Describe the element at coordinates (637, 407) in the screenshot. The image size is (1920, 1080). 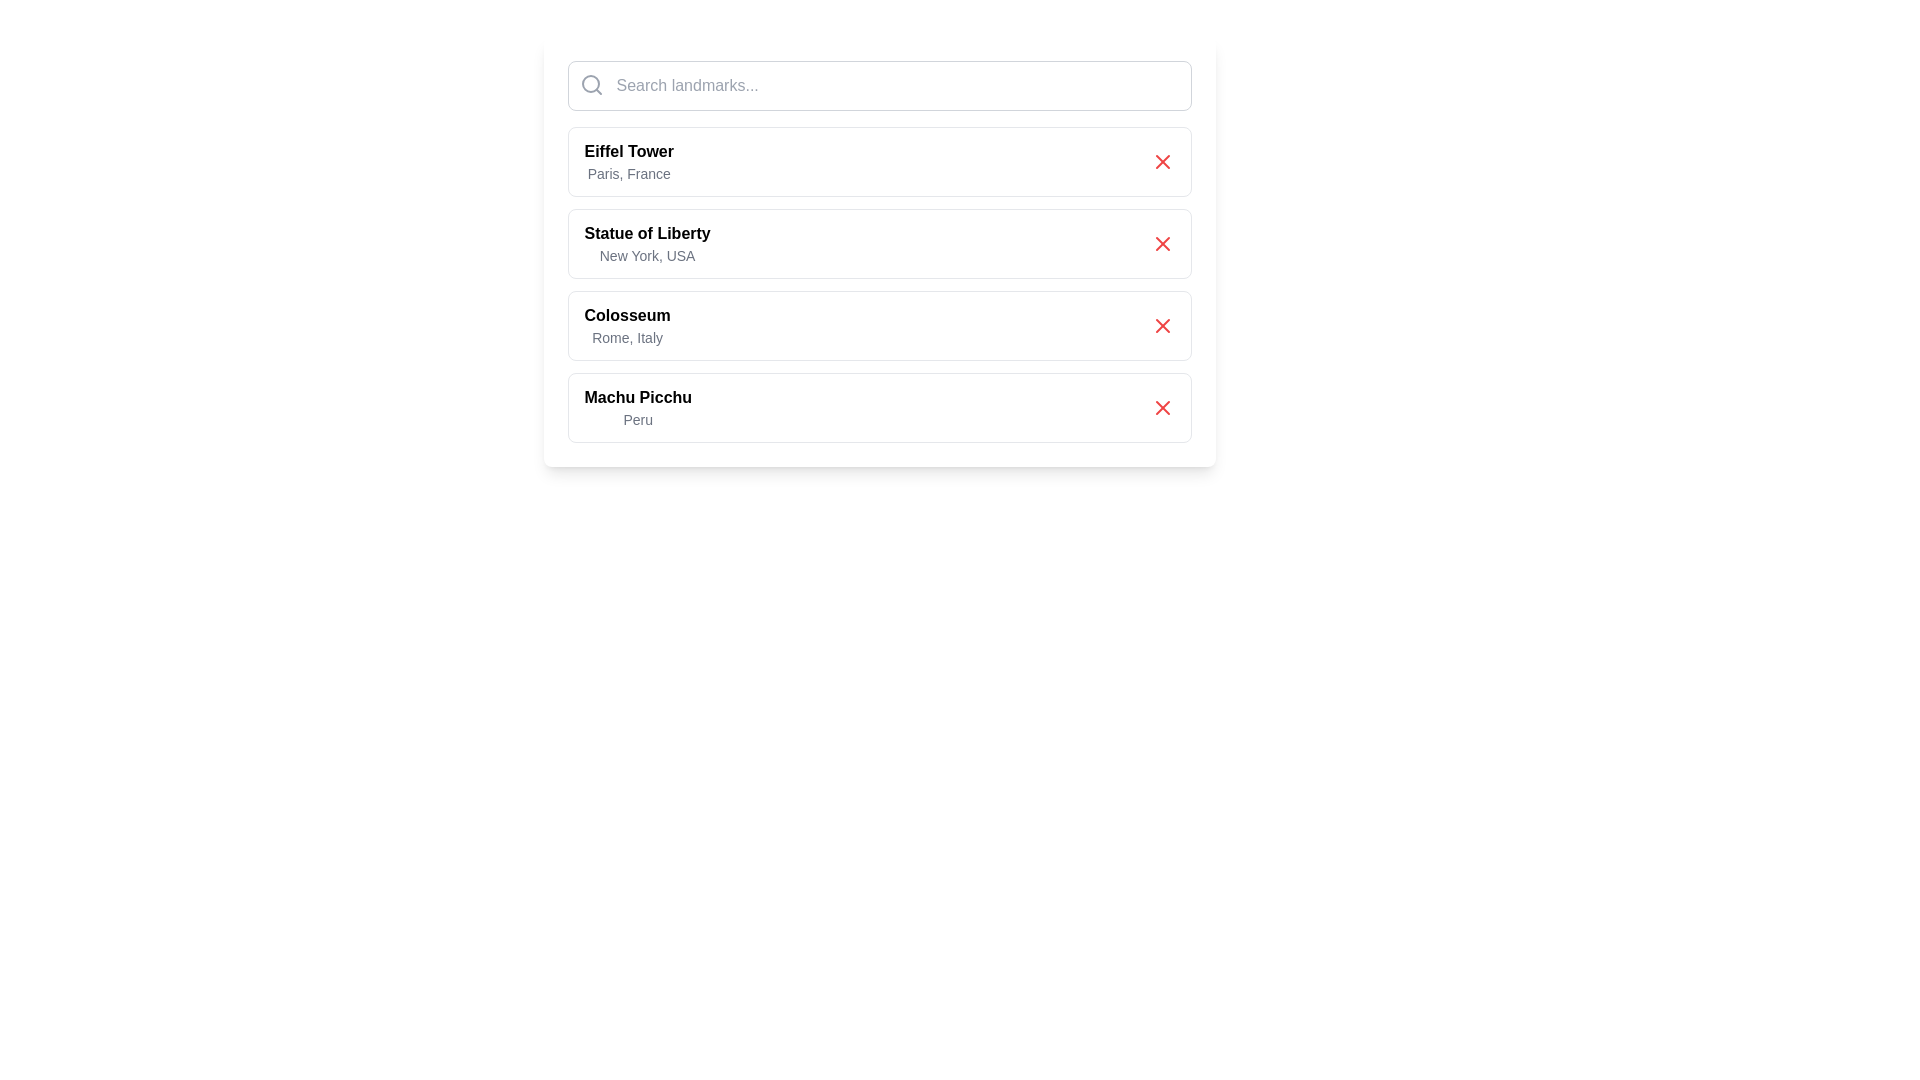
I see `the selectable list item for 'Machu Picchu'` at that location.